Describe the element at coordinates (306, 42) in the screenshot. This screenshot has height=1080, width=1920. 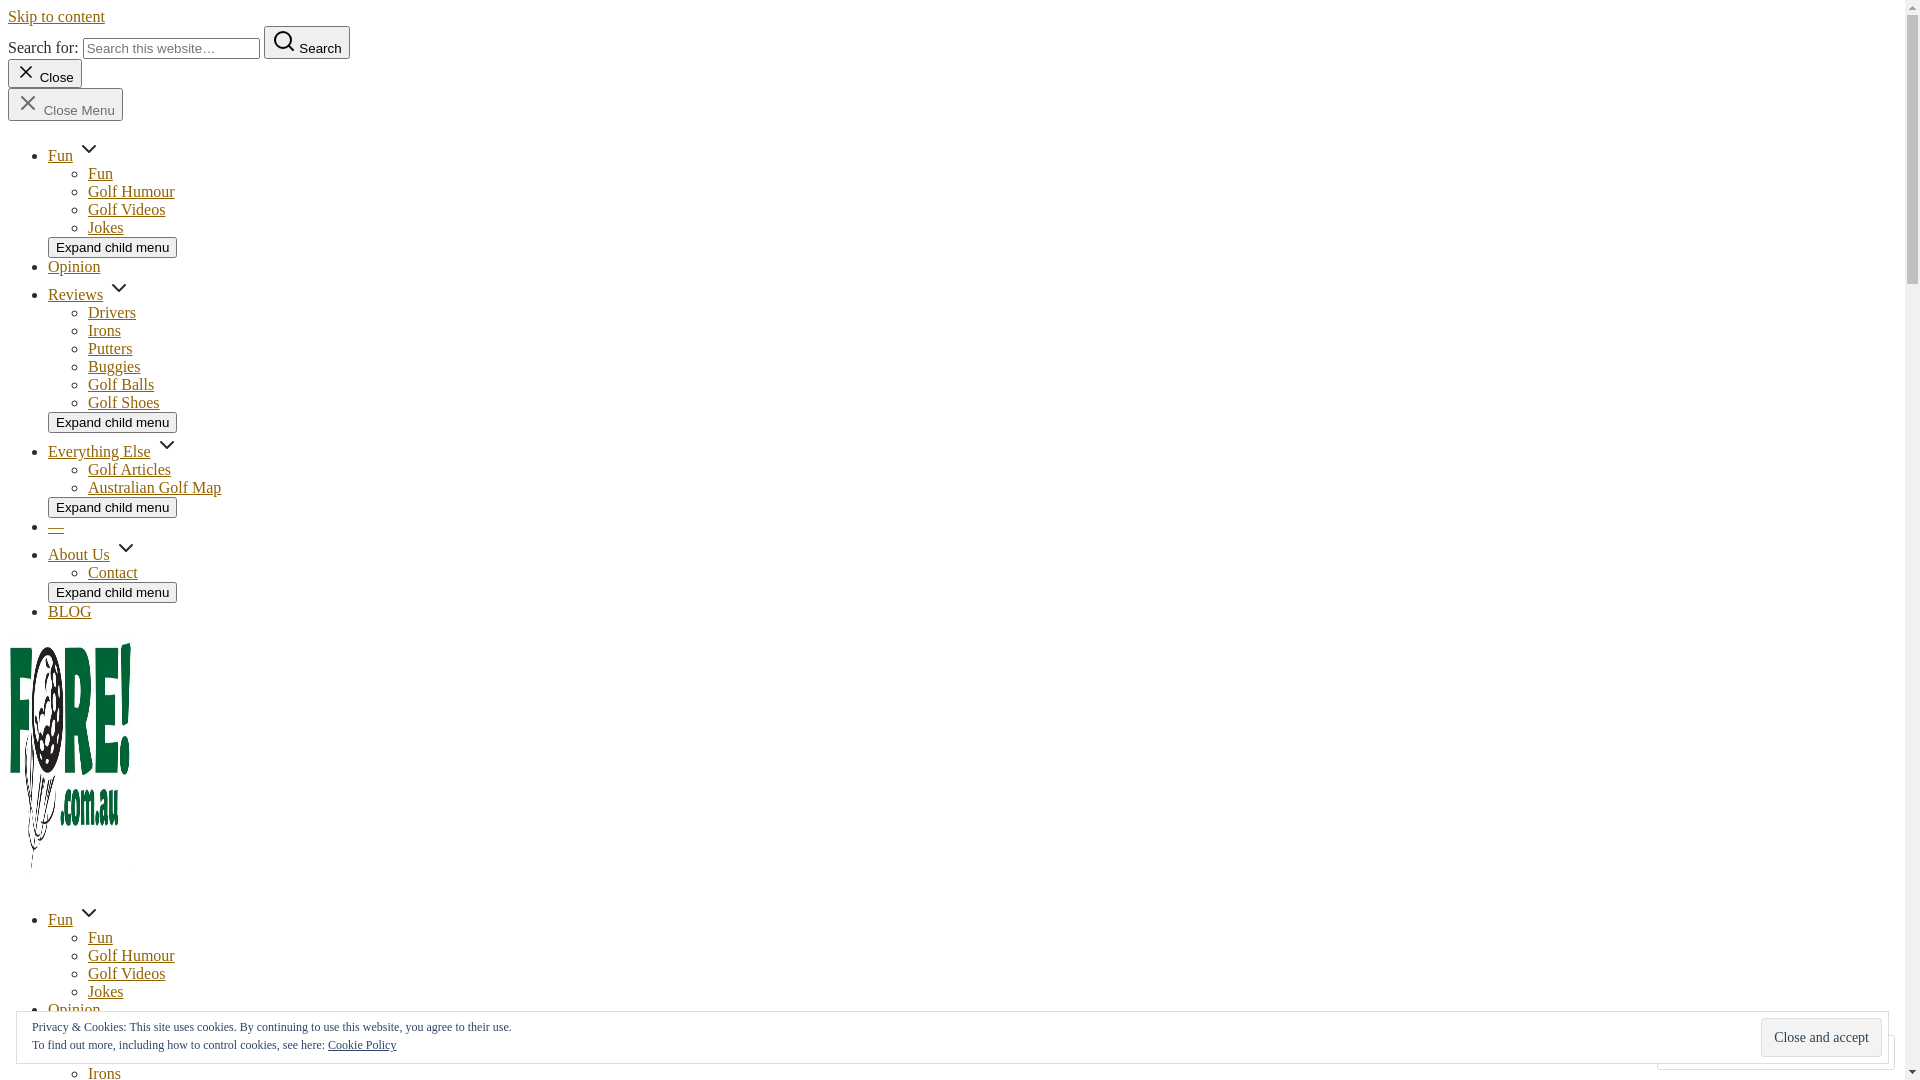
I see `'Search'` at that location.